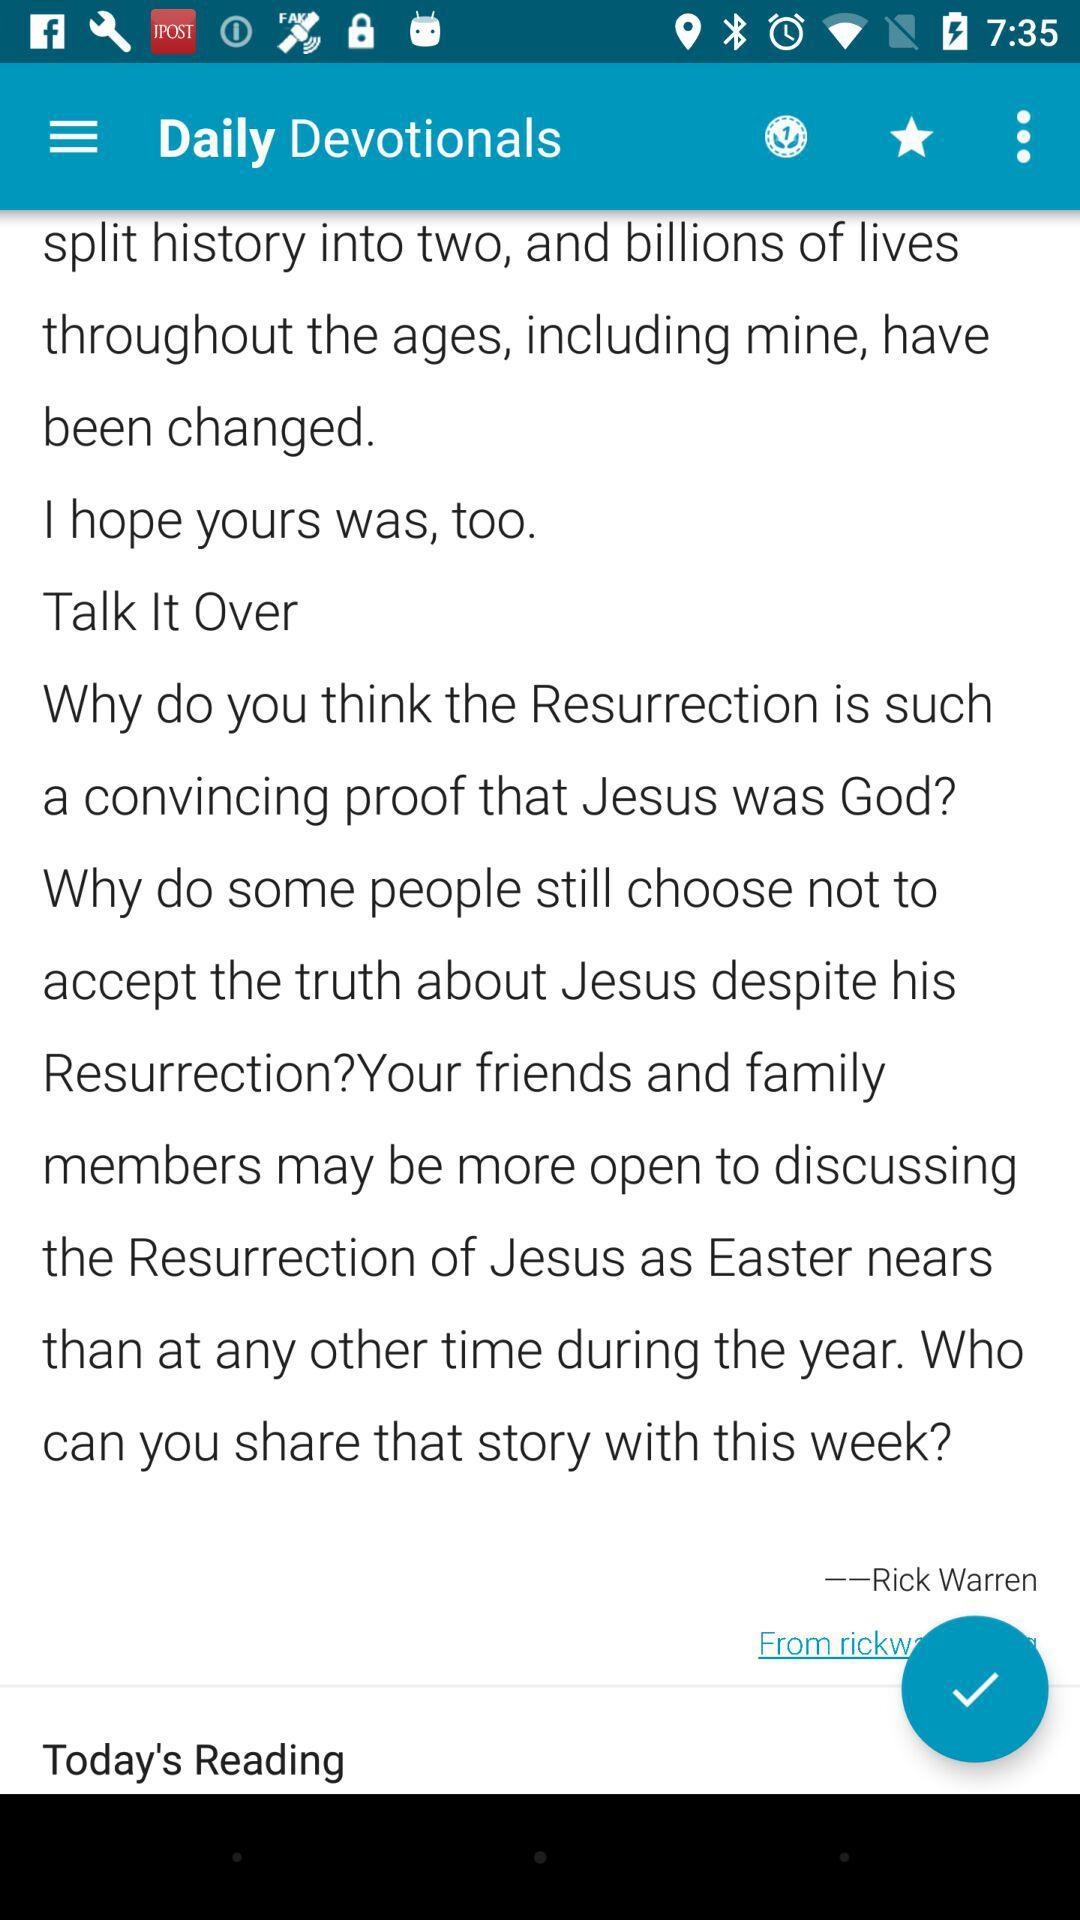 This screenshot has height=1920, width=1080. Describe the element at coordinates (974, 1688) in the screenshot. I see `the check icon` at that location.